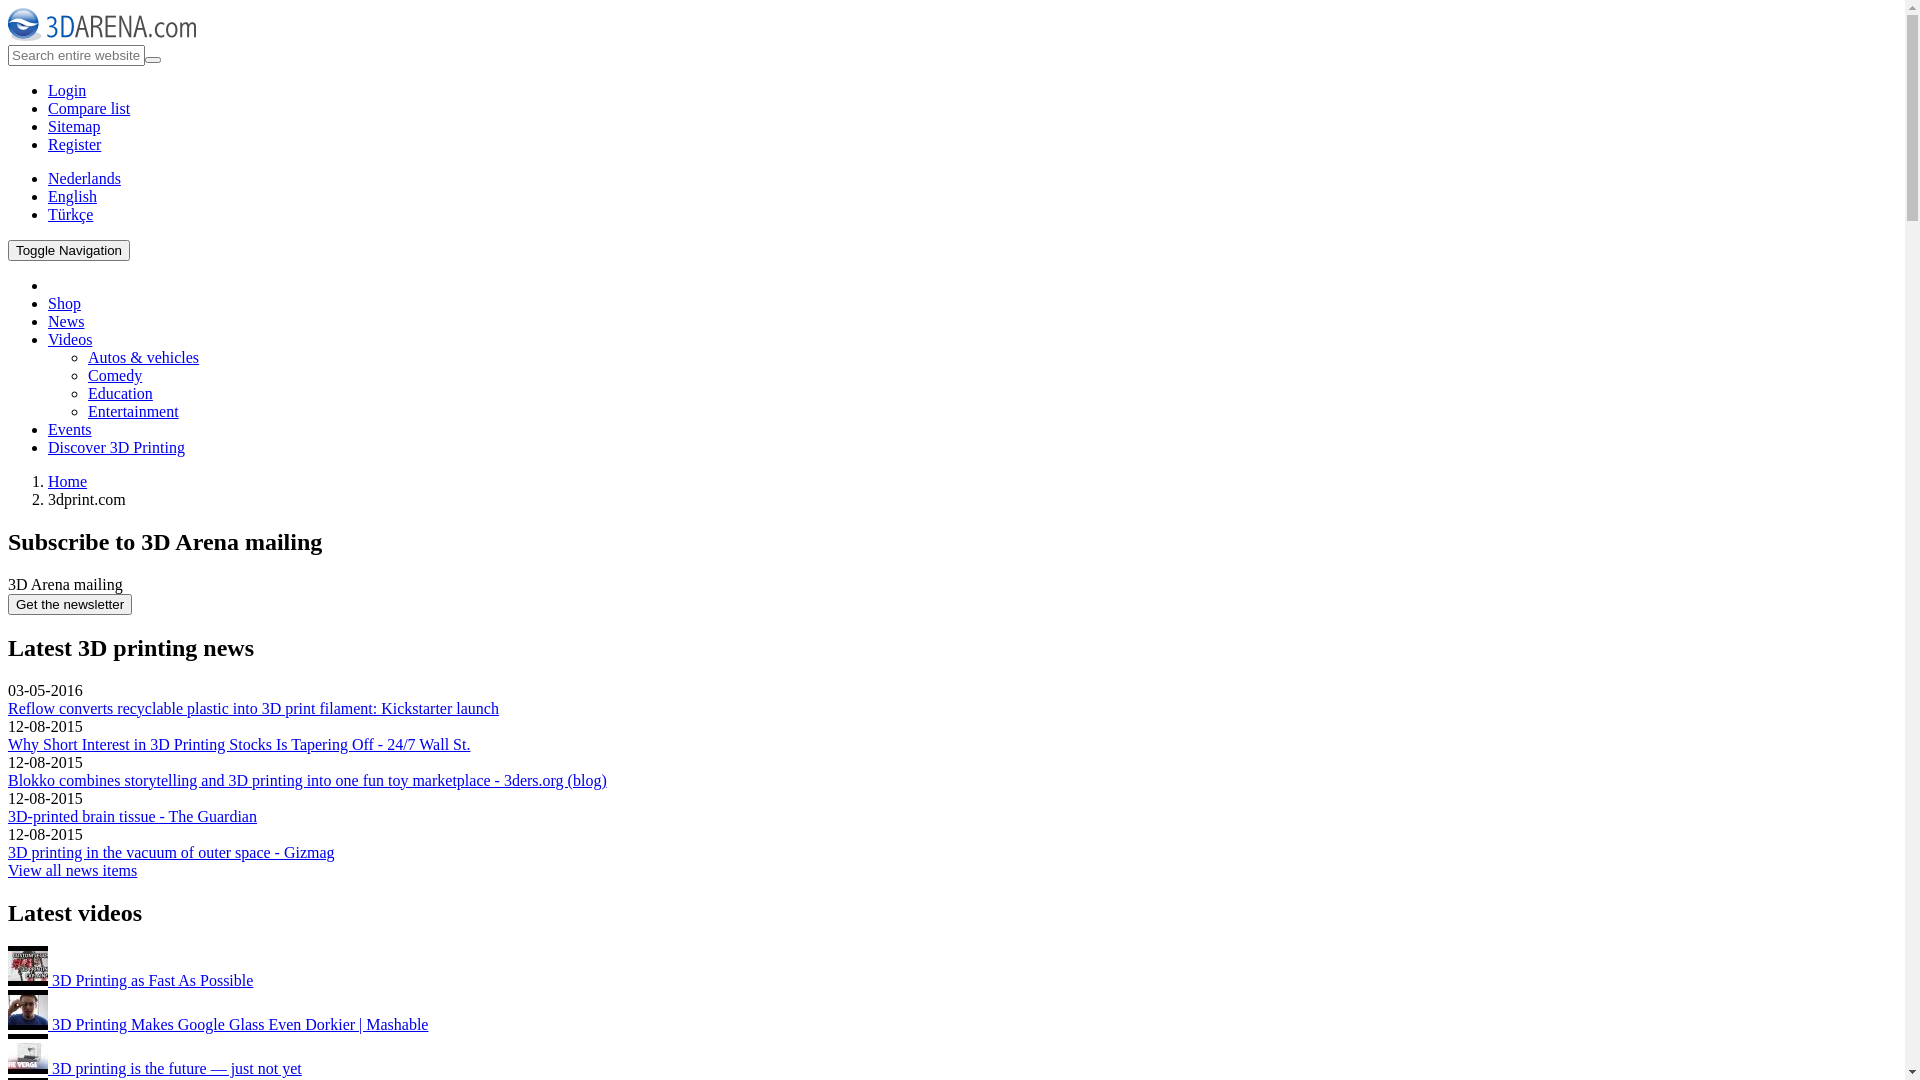 The width and height of the screenshot is (1920, 1080). I want to click on 'Comedy', so click(114, 375).